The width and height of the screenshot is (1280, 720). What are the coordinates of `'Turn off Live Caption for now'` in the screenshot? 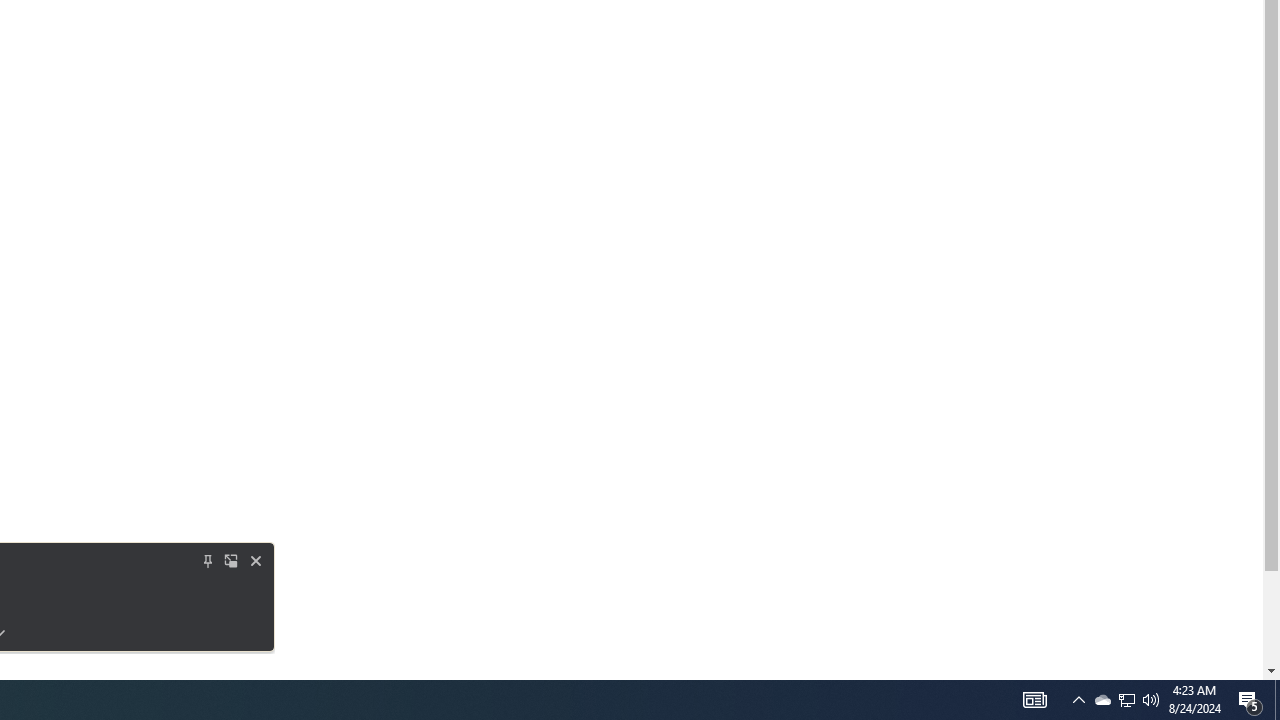 It's located at (255, 560).